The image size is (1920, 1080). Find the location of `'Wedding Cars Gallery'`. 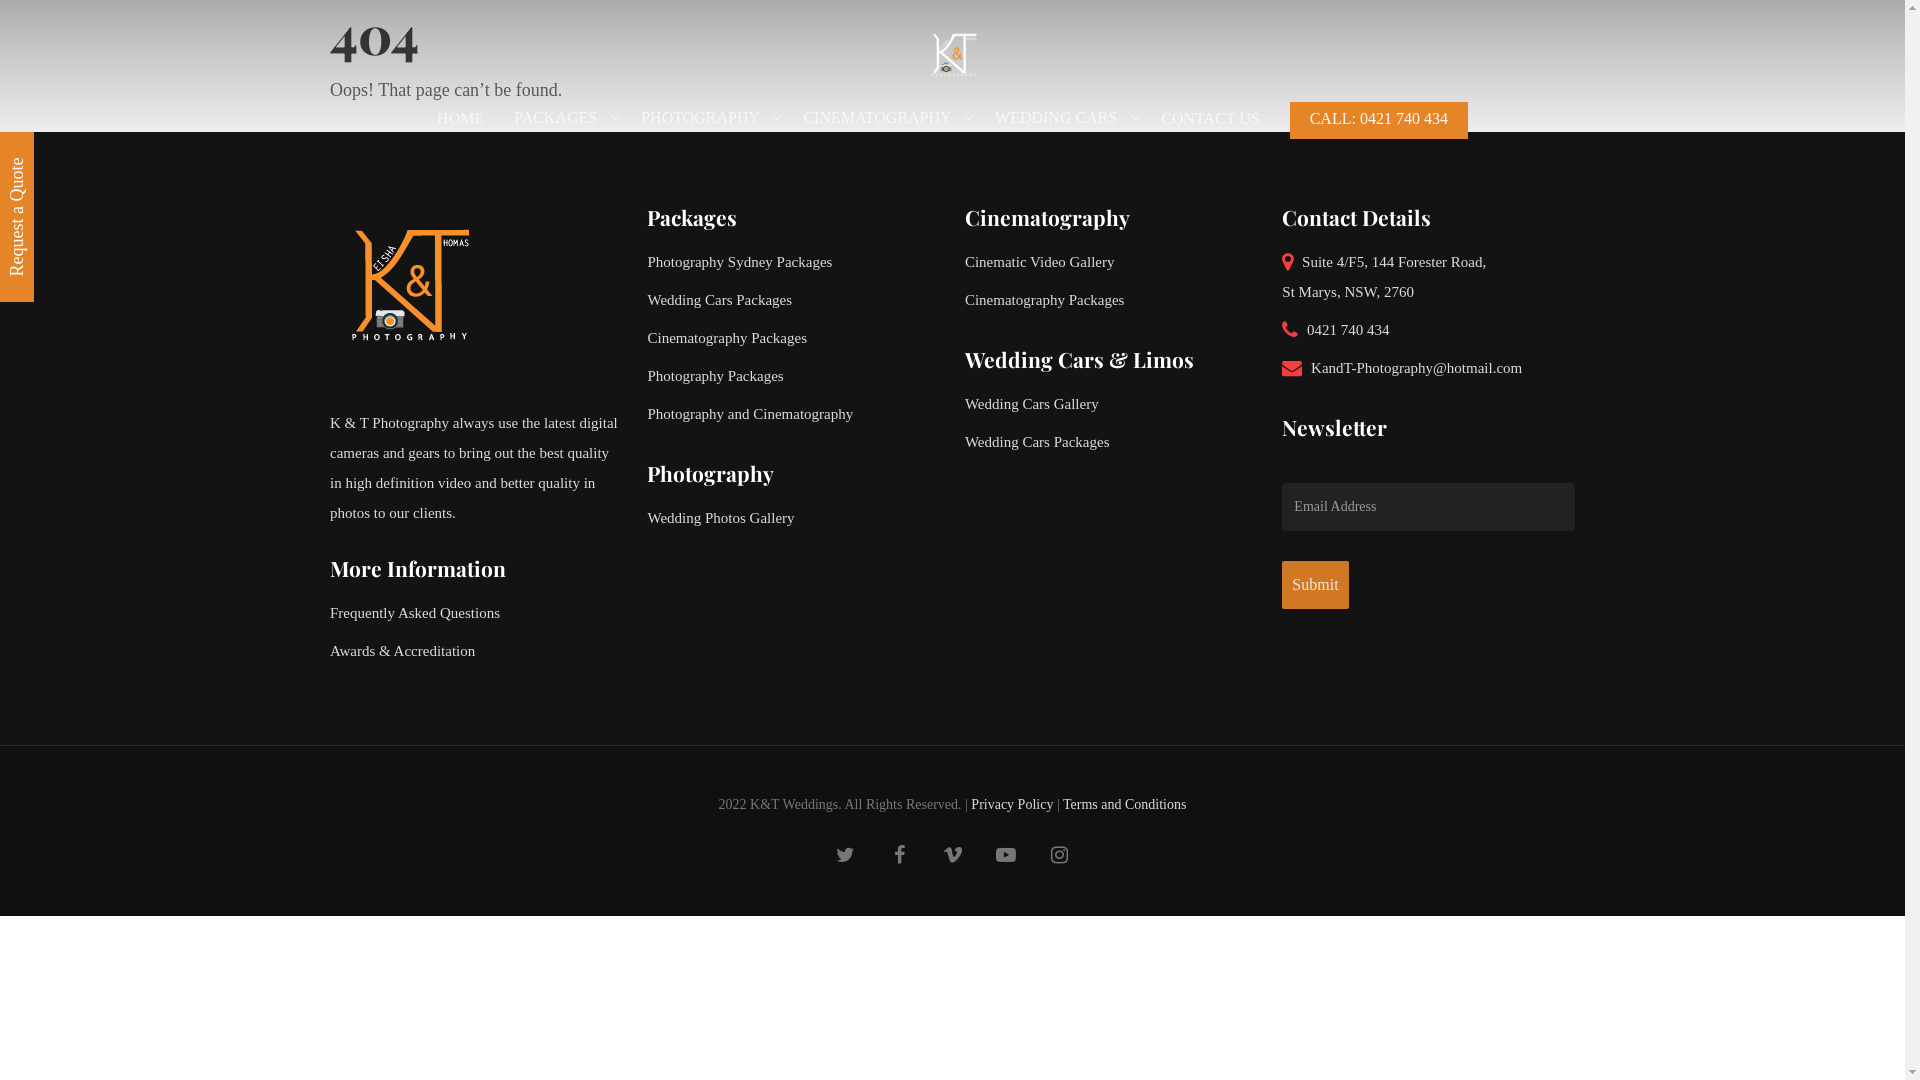

'Wedding Cars Gallery' is located at coordinates (1110, 404).